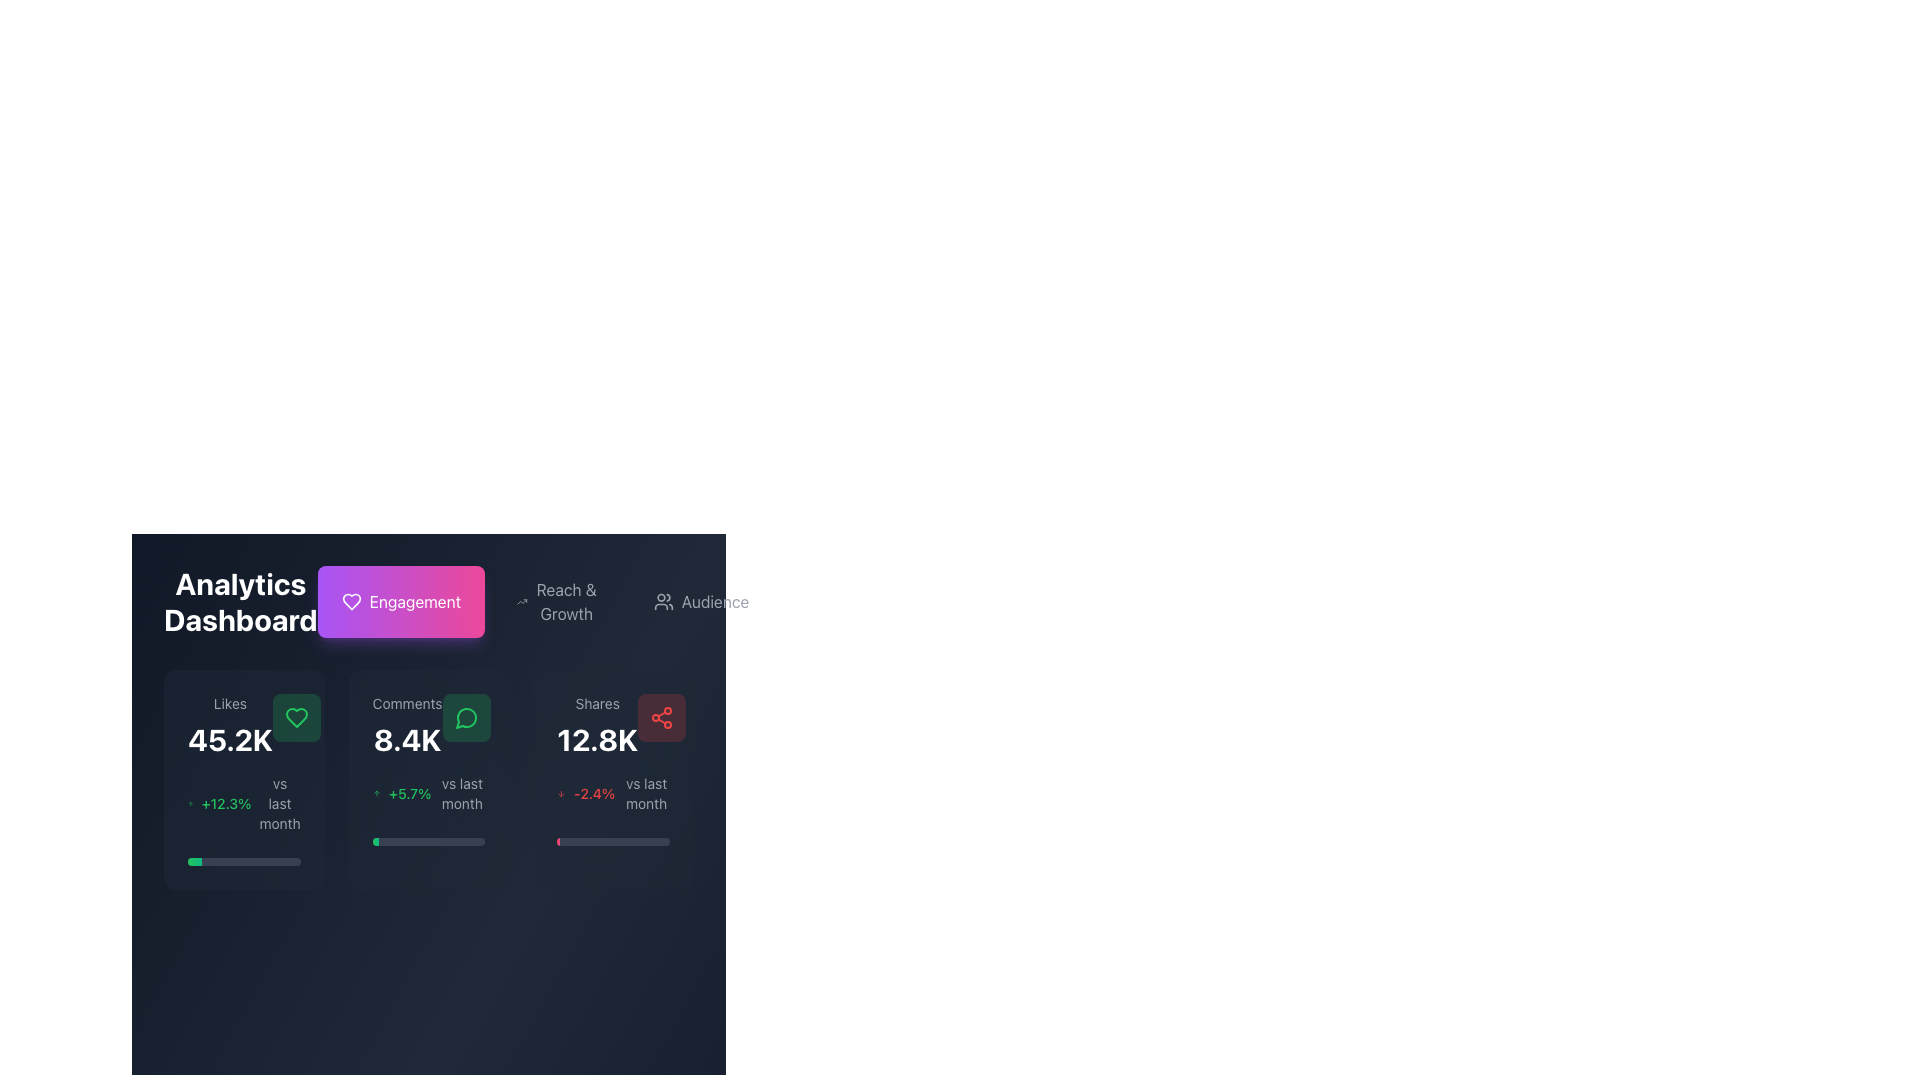 This screenshot has width=1920, height=1080. I want to click on the graphical speech bubble icon representing the 'Comments' metric, so click(464, 717).